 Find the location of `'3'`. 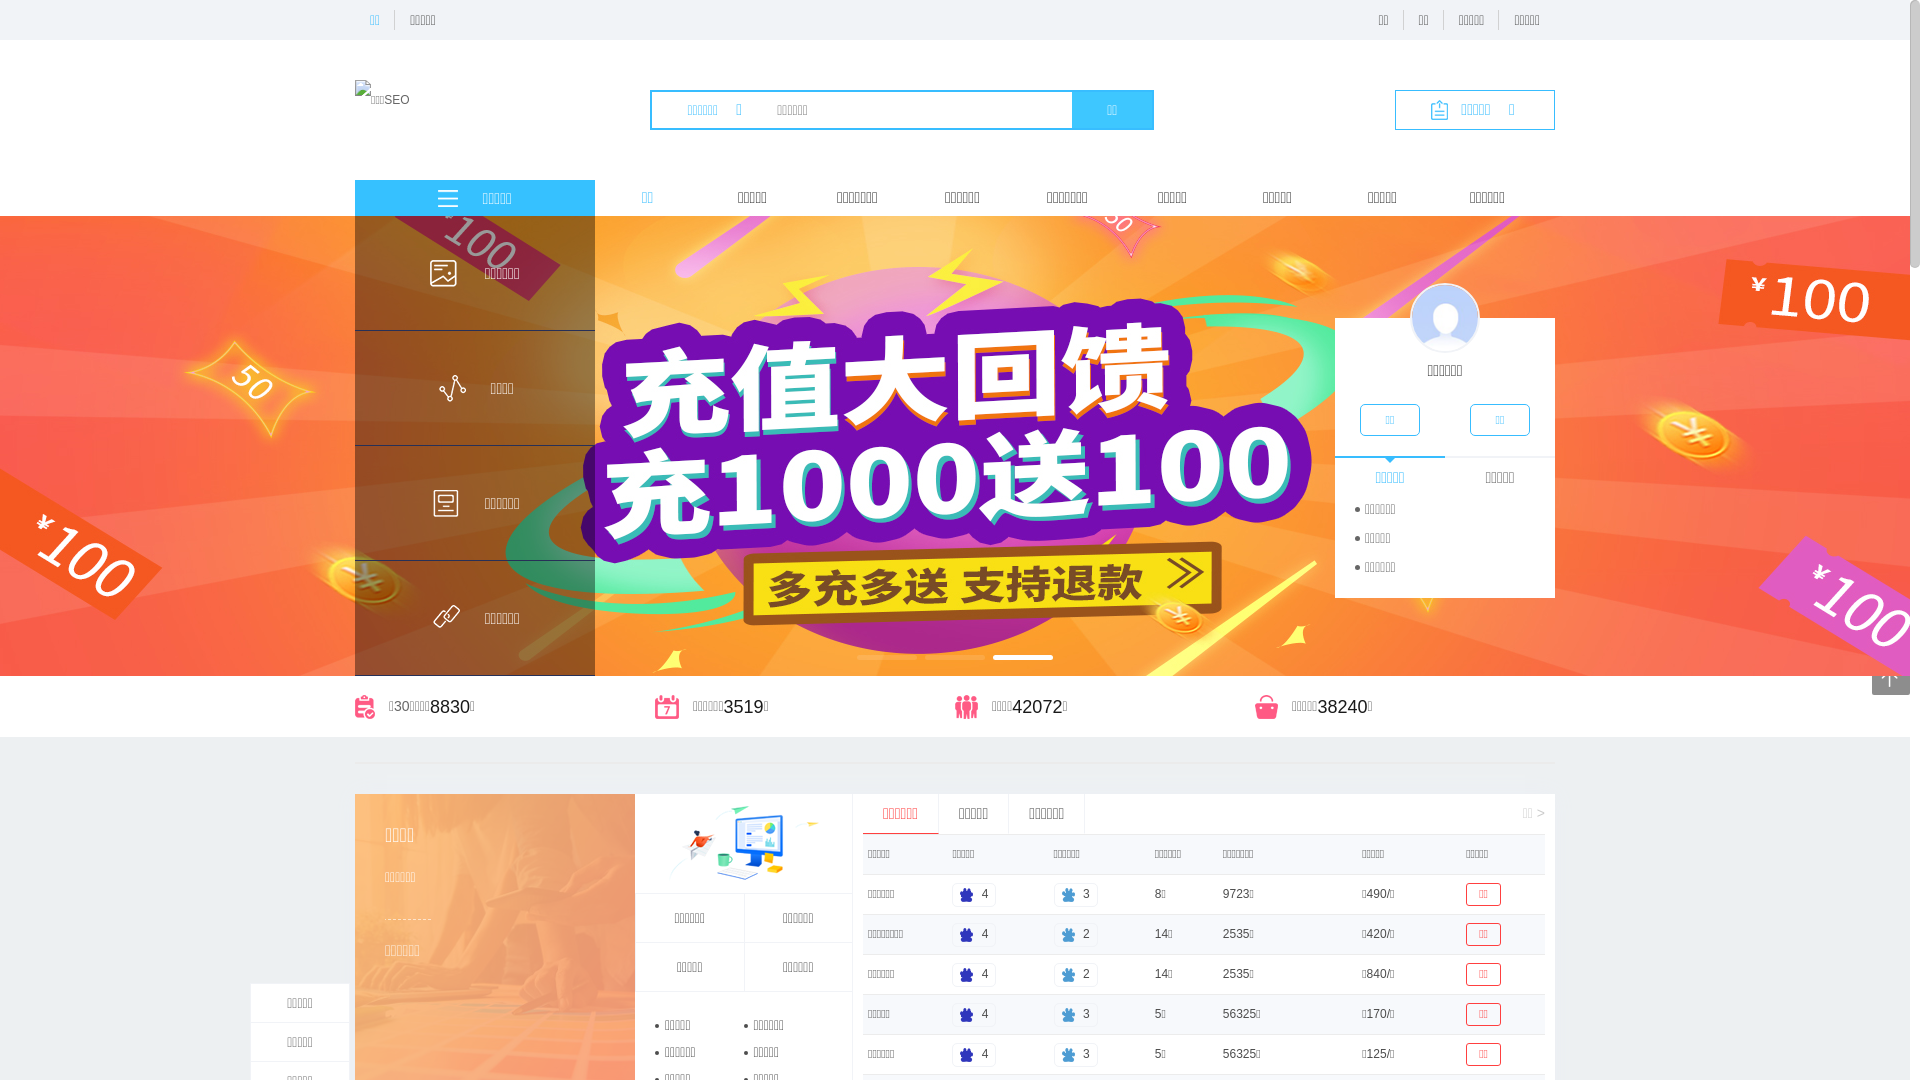

'3' is located at coordinates (1074, 1014).